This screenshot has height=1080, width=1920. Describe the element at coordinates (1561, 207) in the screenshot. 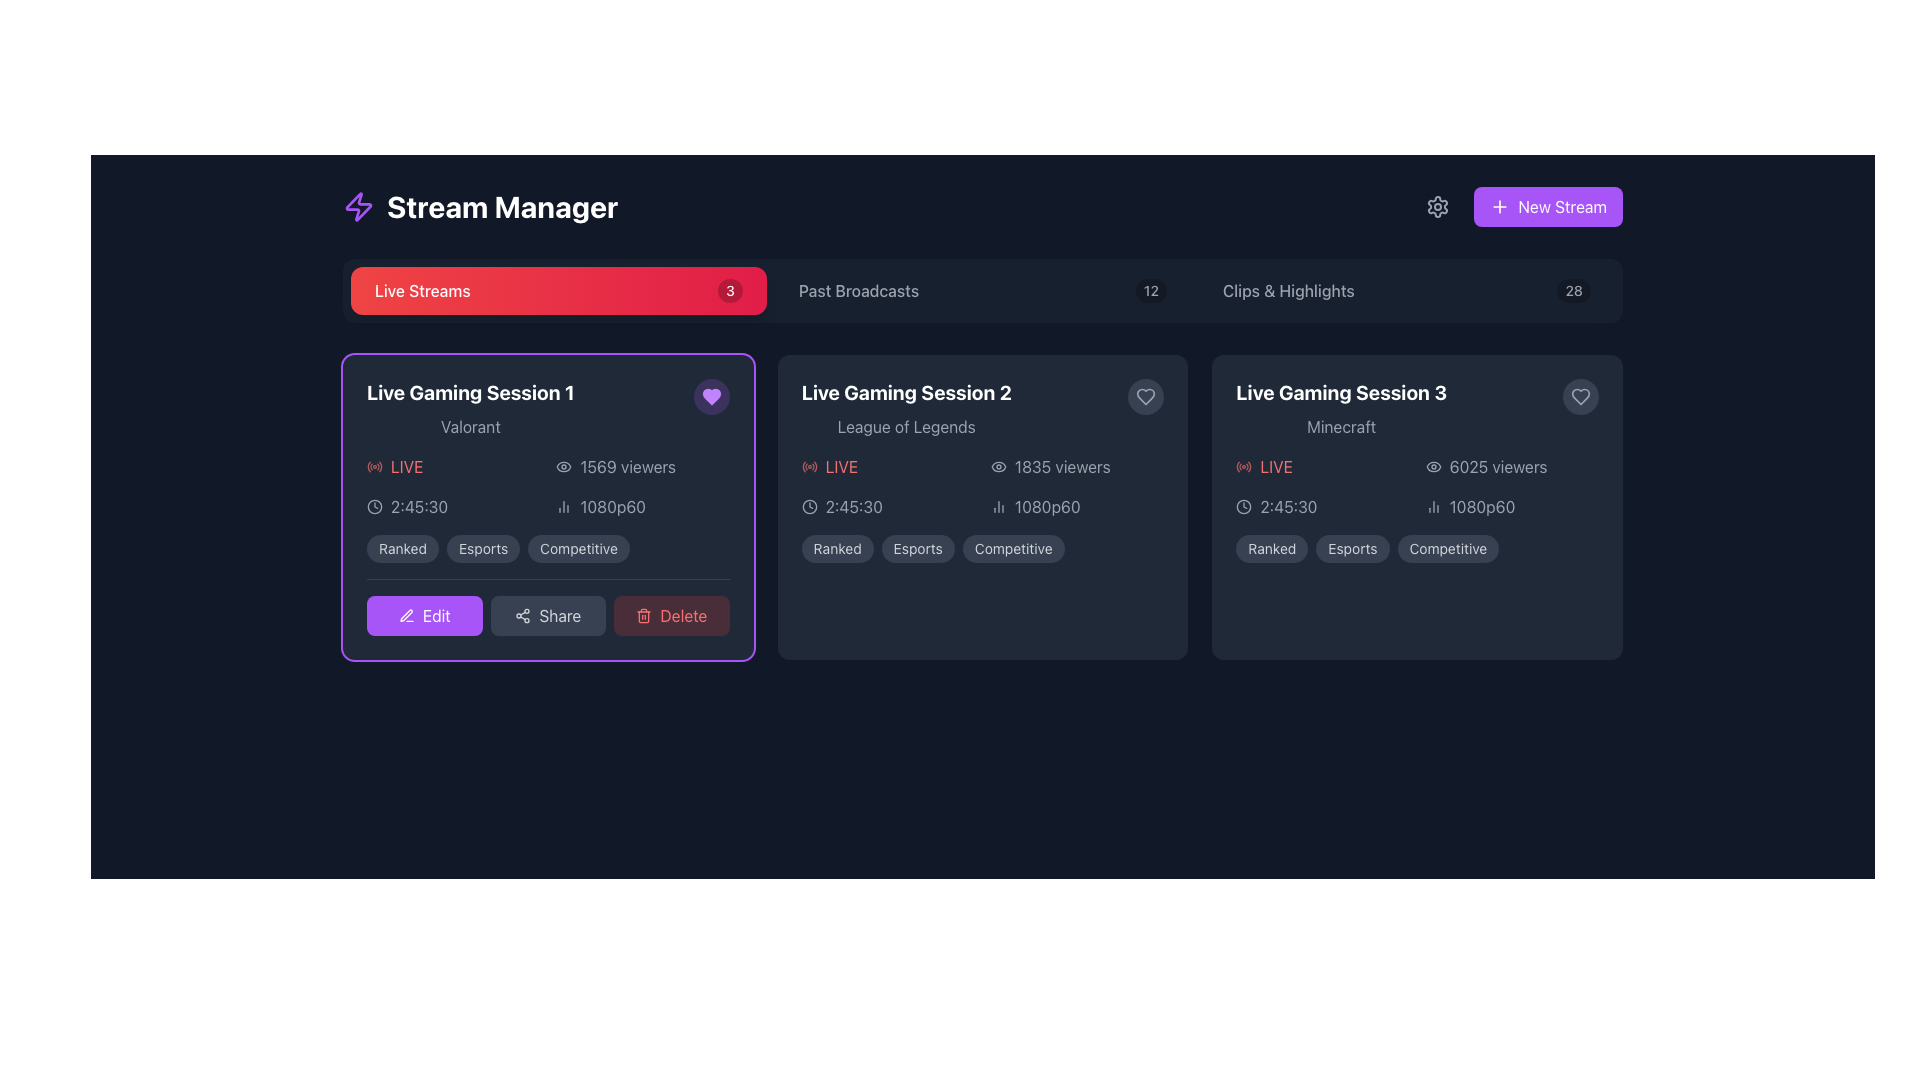

I see `the static text label that identifies the purpose of the 'New Stream' button, located in the upper-right corner of the interface` at that location.